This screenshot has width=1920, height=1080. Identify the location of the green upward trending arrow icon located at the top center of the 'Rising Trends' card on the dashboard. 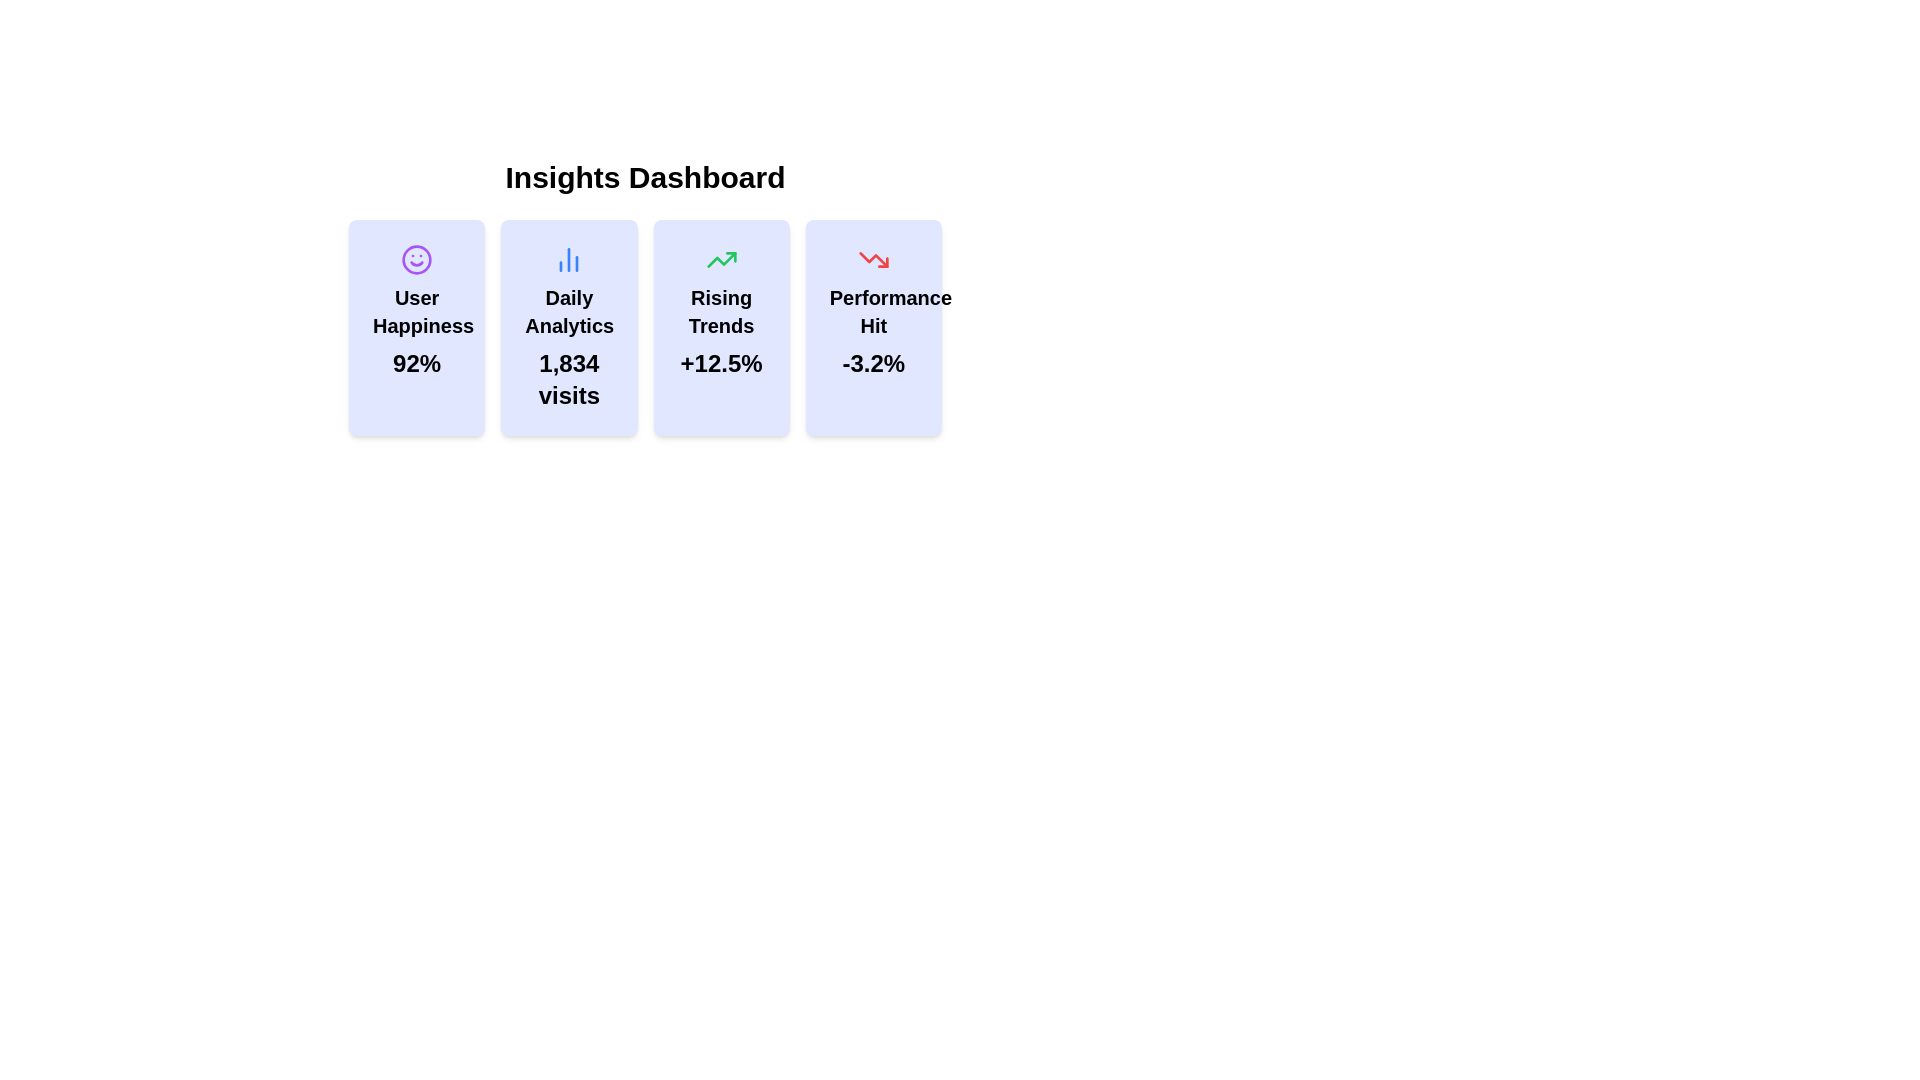
(720, 258).